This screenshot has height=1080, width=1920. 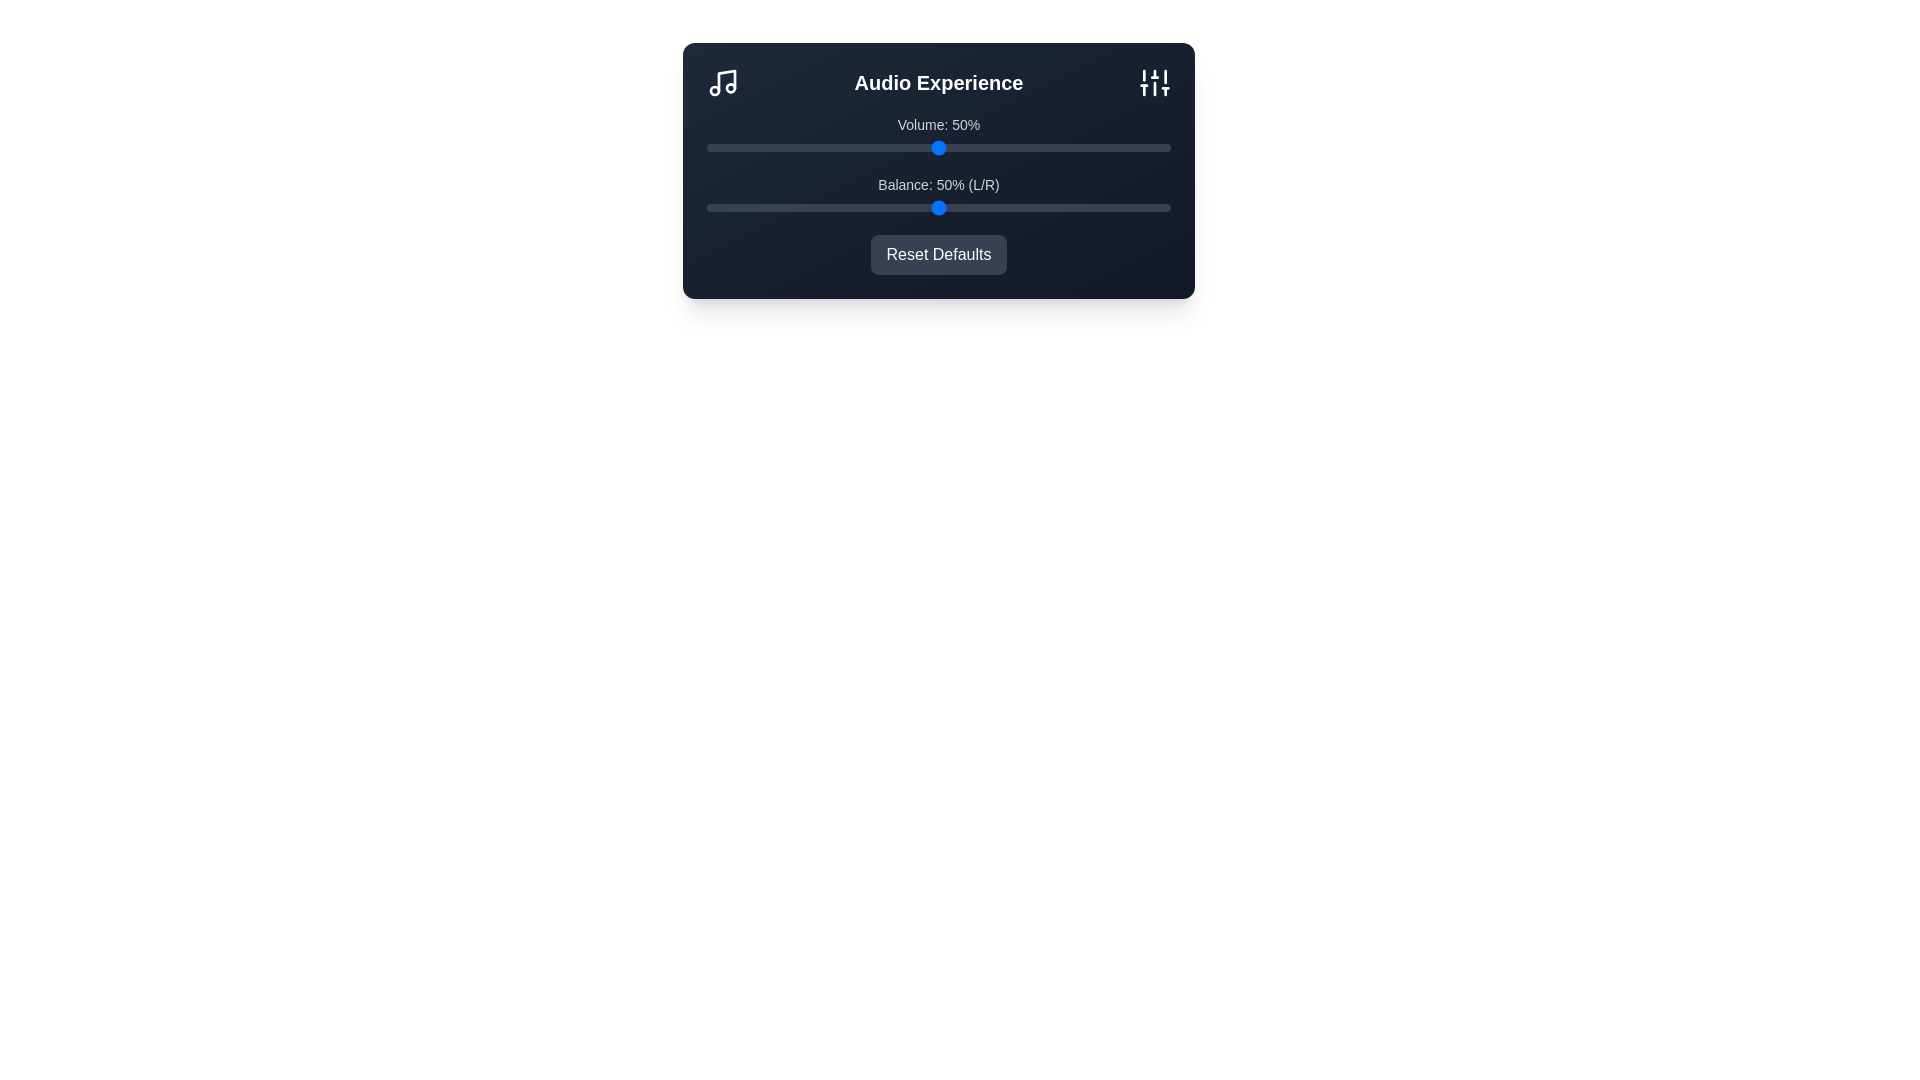 I want to click on the balance slider to 1%, so click(x=711, y=208).